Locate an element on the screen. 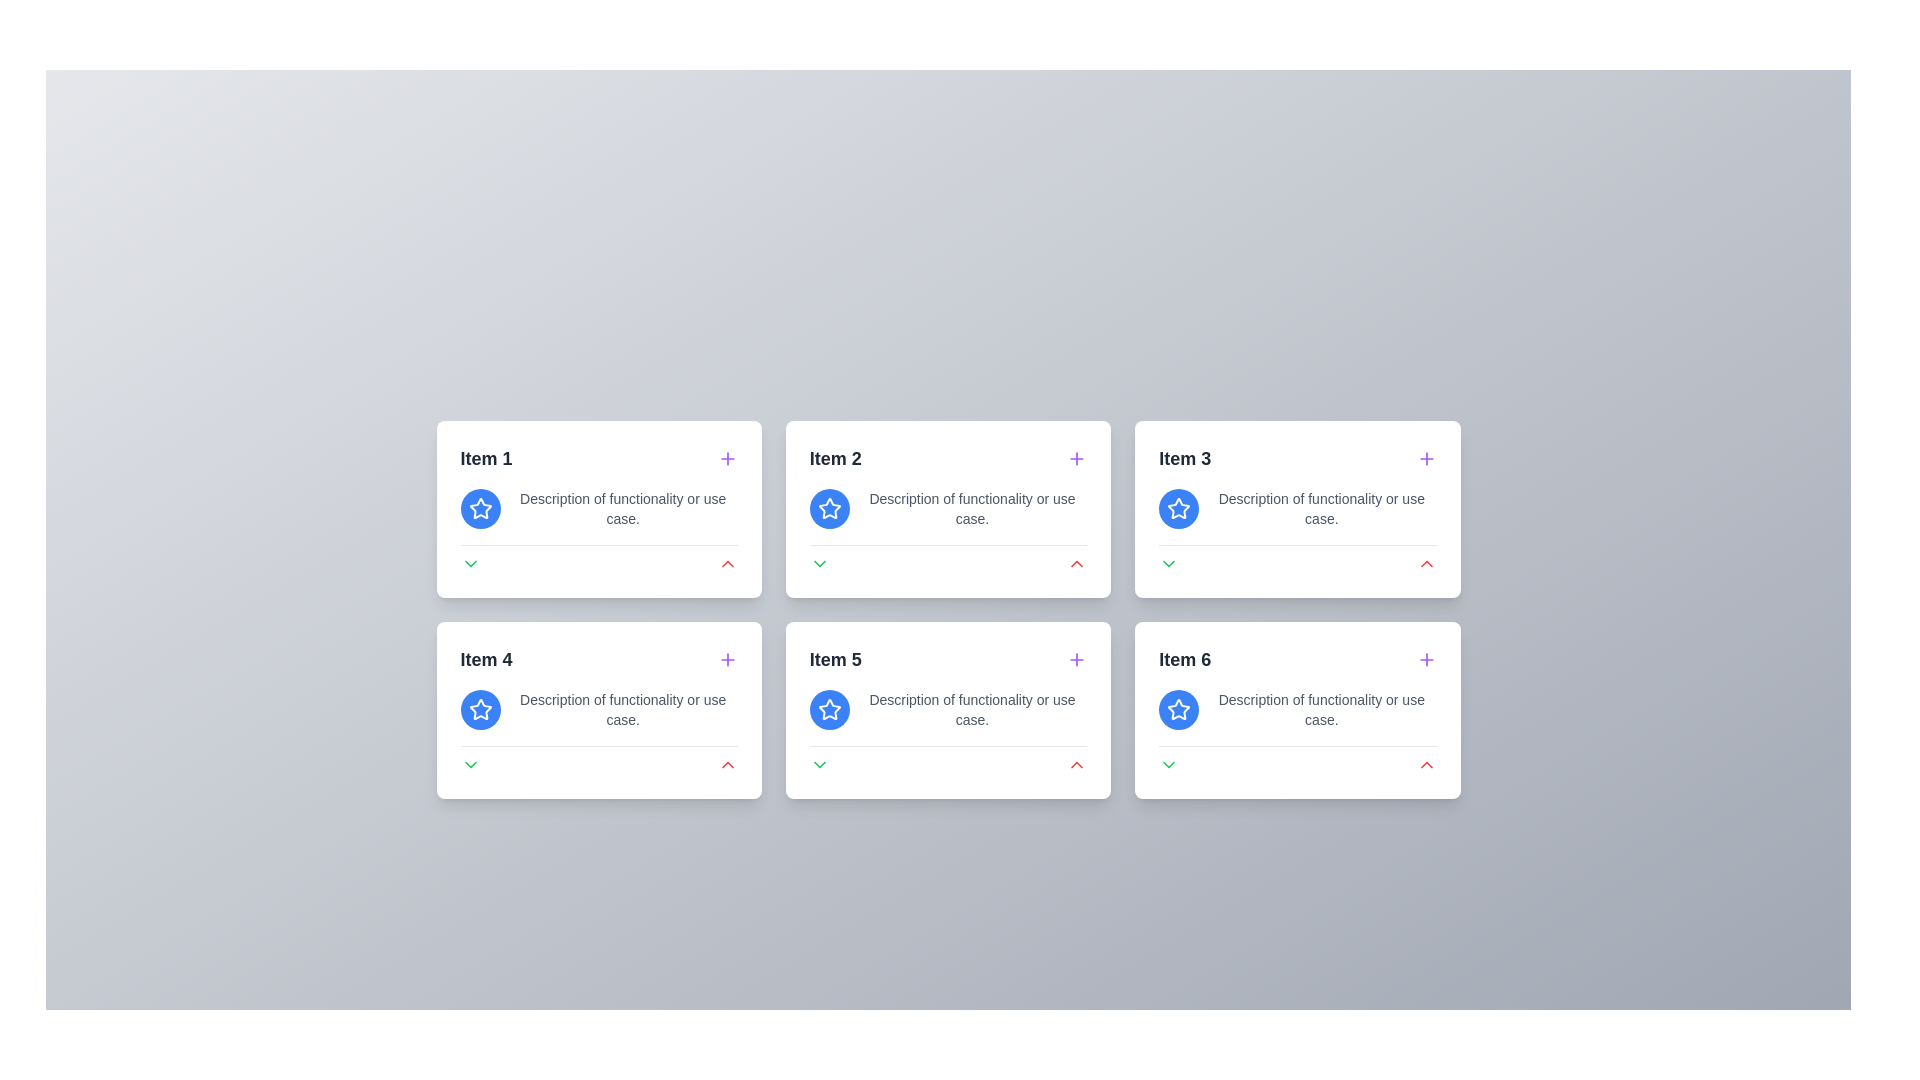  the star icon button styled with a blue background and white star lines, located within the sixth item card in a 2x3 grid layout is located at coordinates (1179, 708).